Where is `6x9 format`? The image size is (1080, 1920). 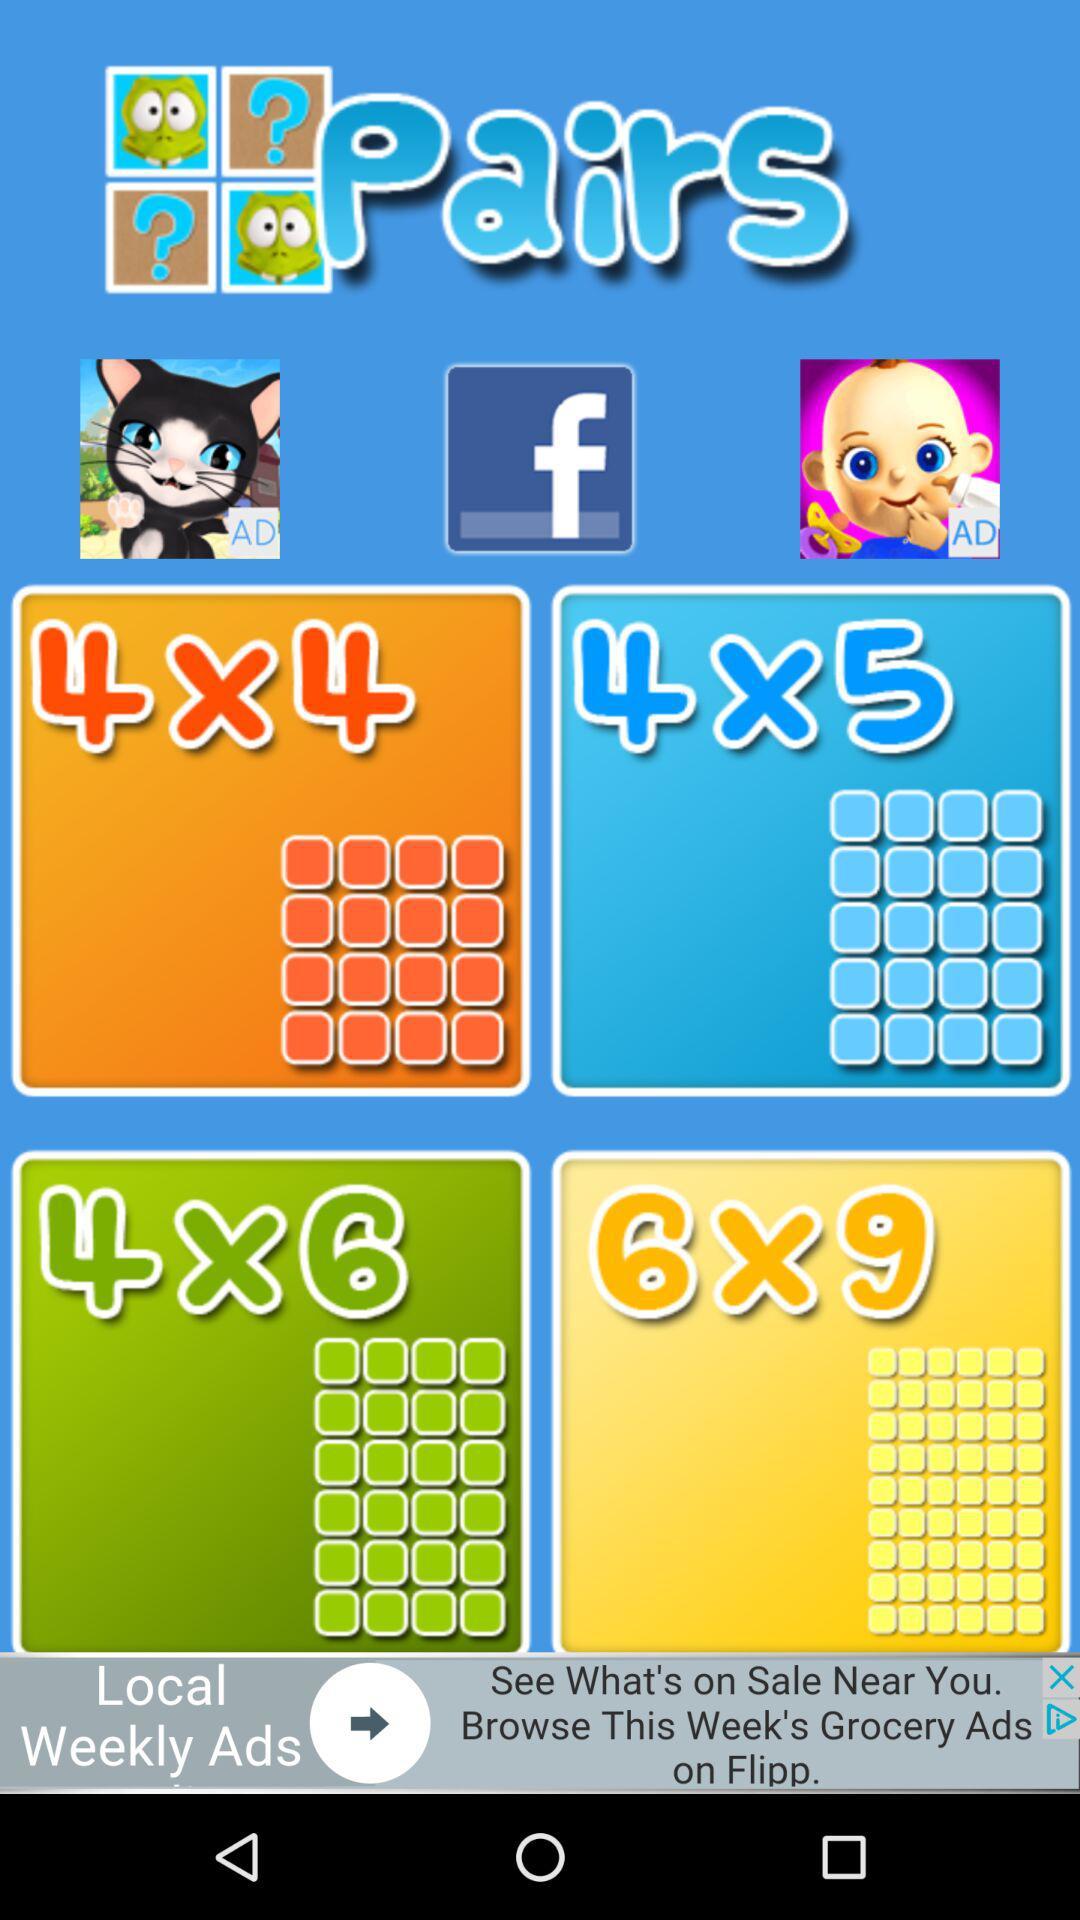 6x9 format is located at coordinates (810, 1405).